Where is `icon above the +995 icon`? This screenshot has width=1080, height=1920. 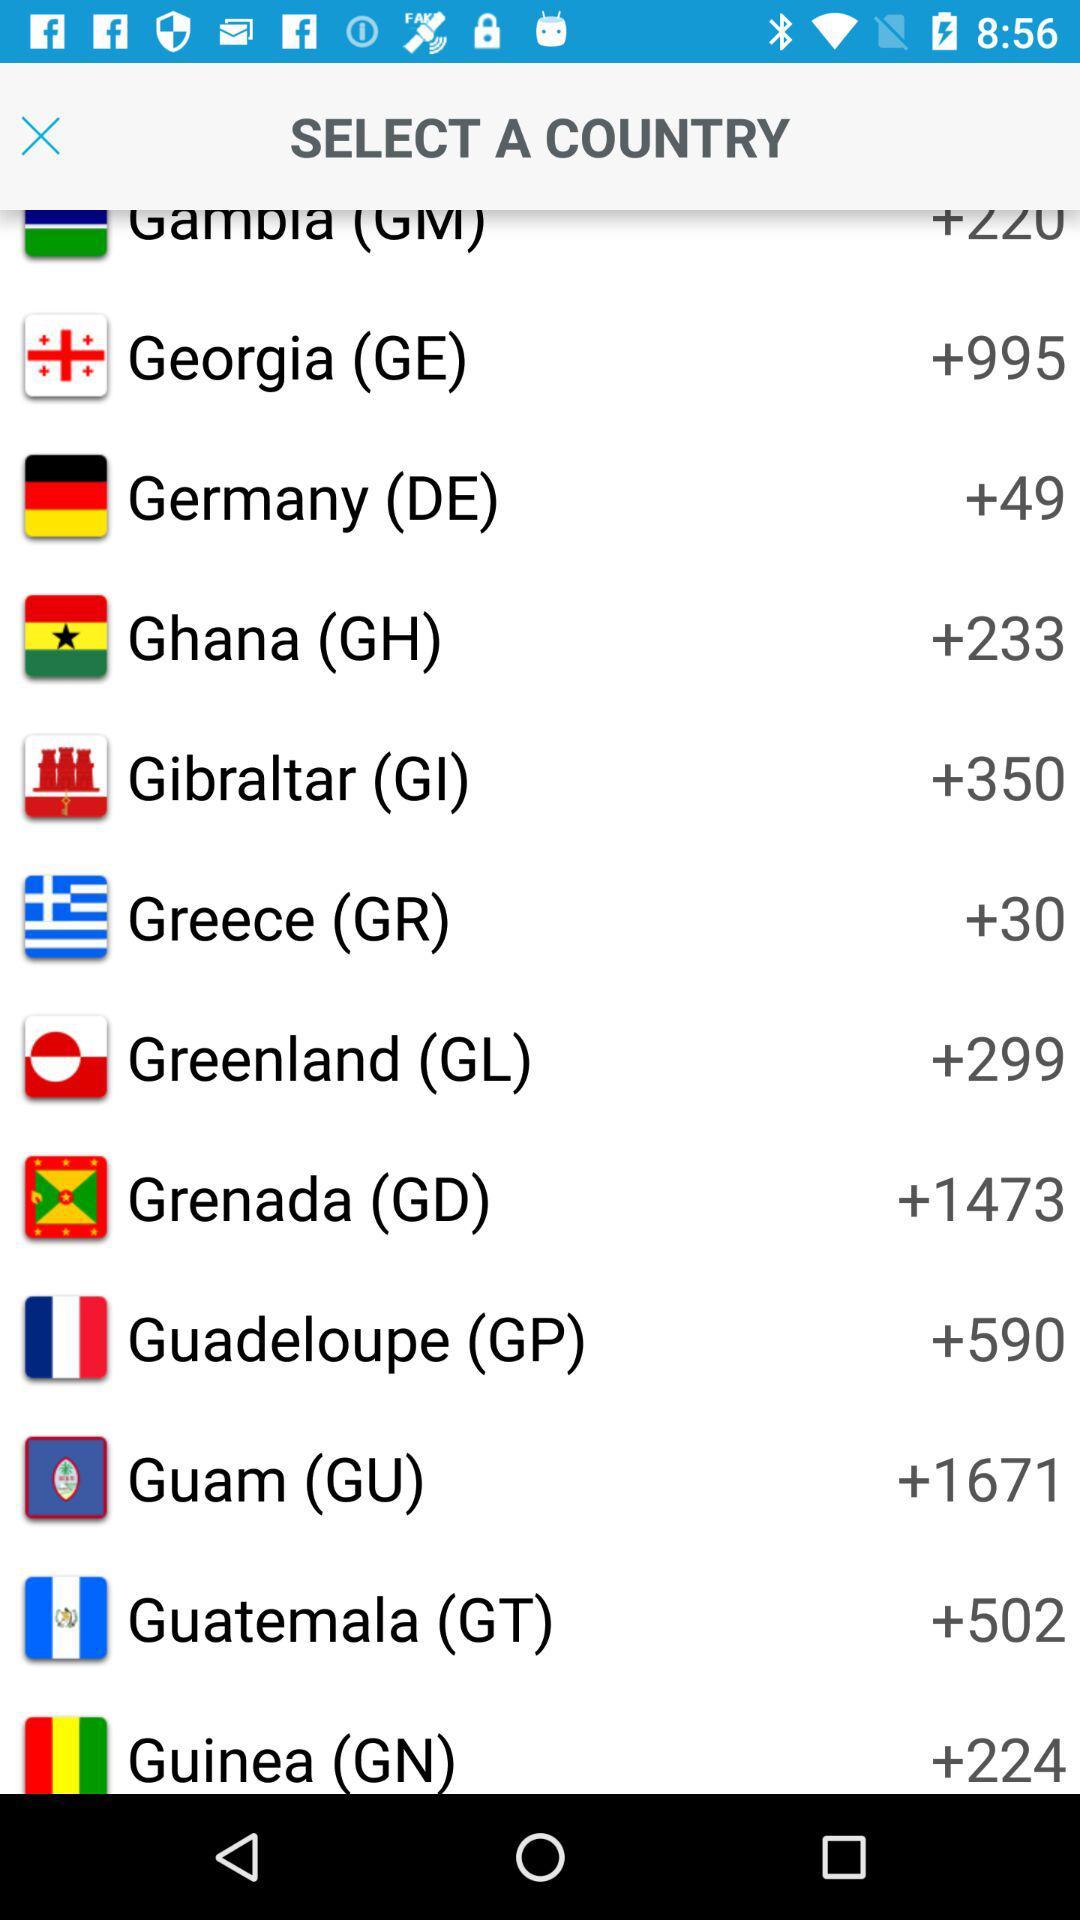 icon above the +995 icon is located at coordinates (998, 232).